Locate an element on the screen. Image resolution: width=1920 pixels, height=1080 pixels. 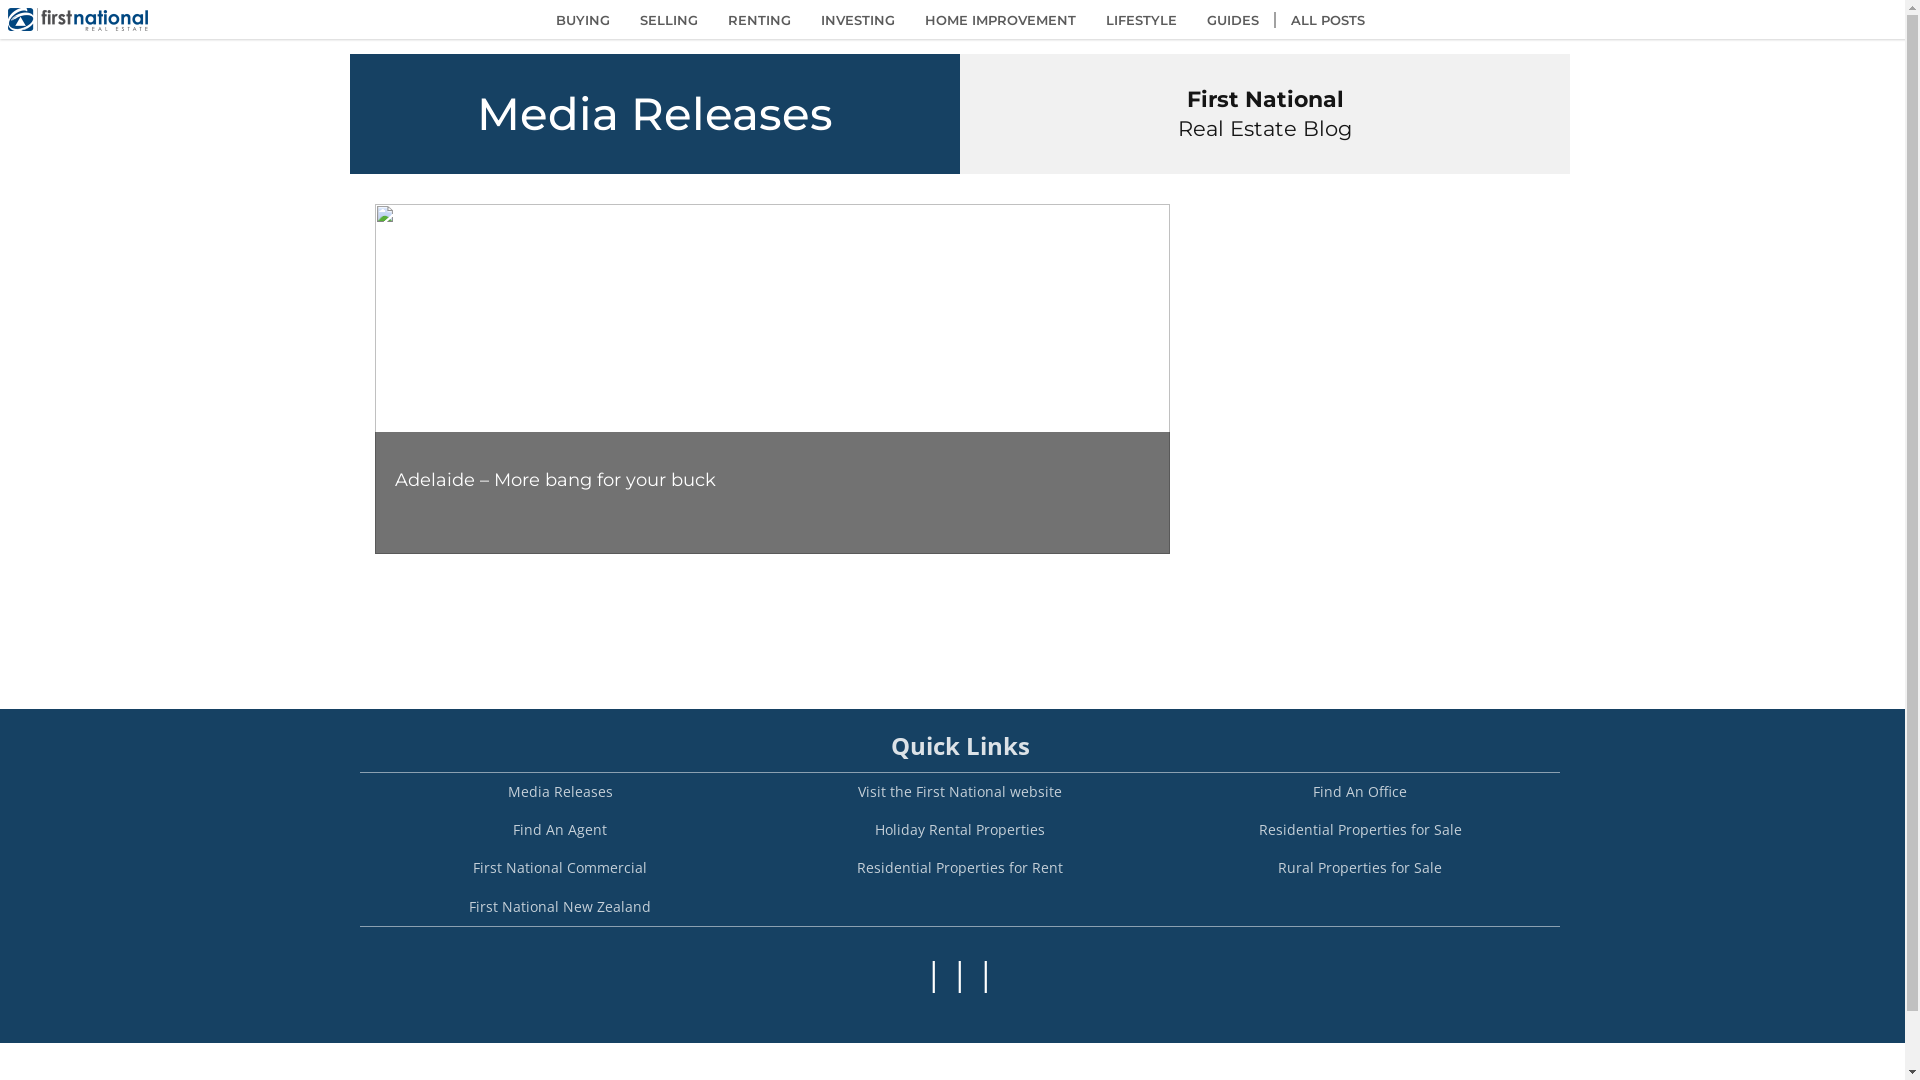
'Residential Properties for Sale' is located at coordinates (1359, 829).